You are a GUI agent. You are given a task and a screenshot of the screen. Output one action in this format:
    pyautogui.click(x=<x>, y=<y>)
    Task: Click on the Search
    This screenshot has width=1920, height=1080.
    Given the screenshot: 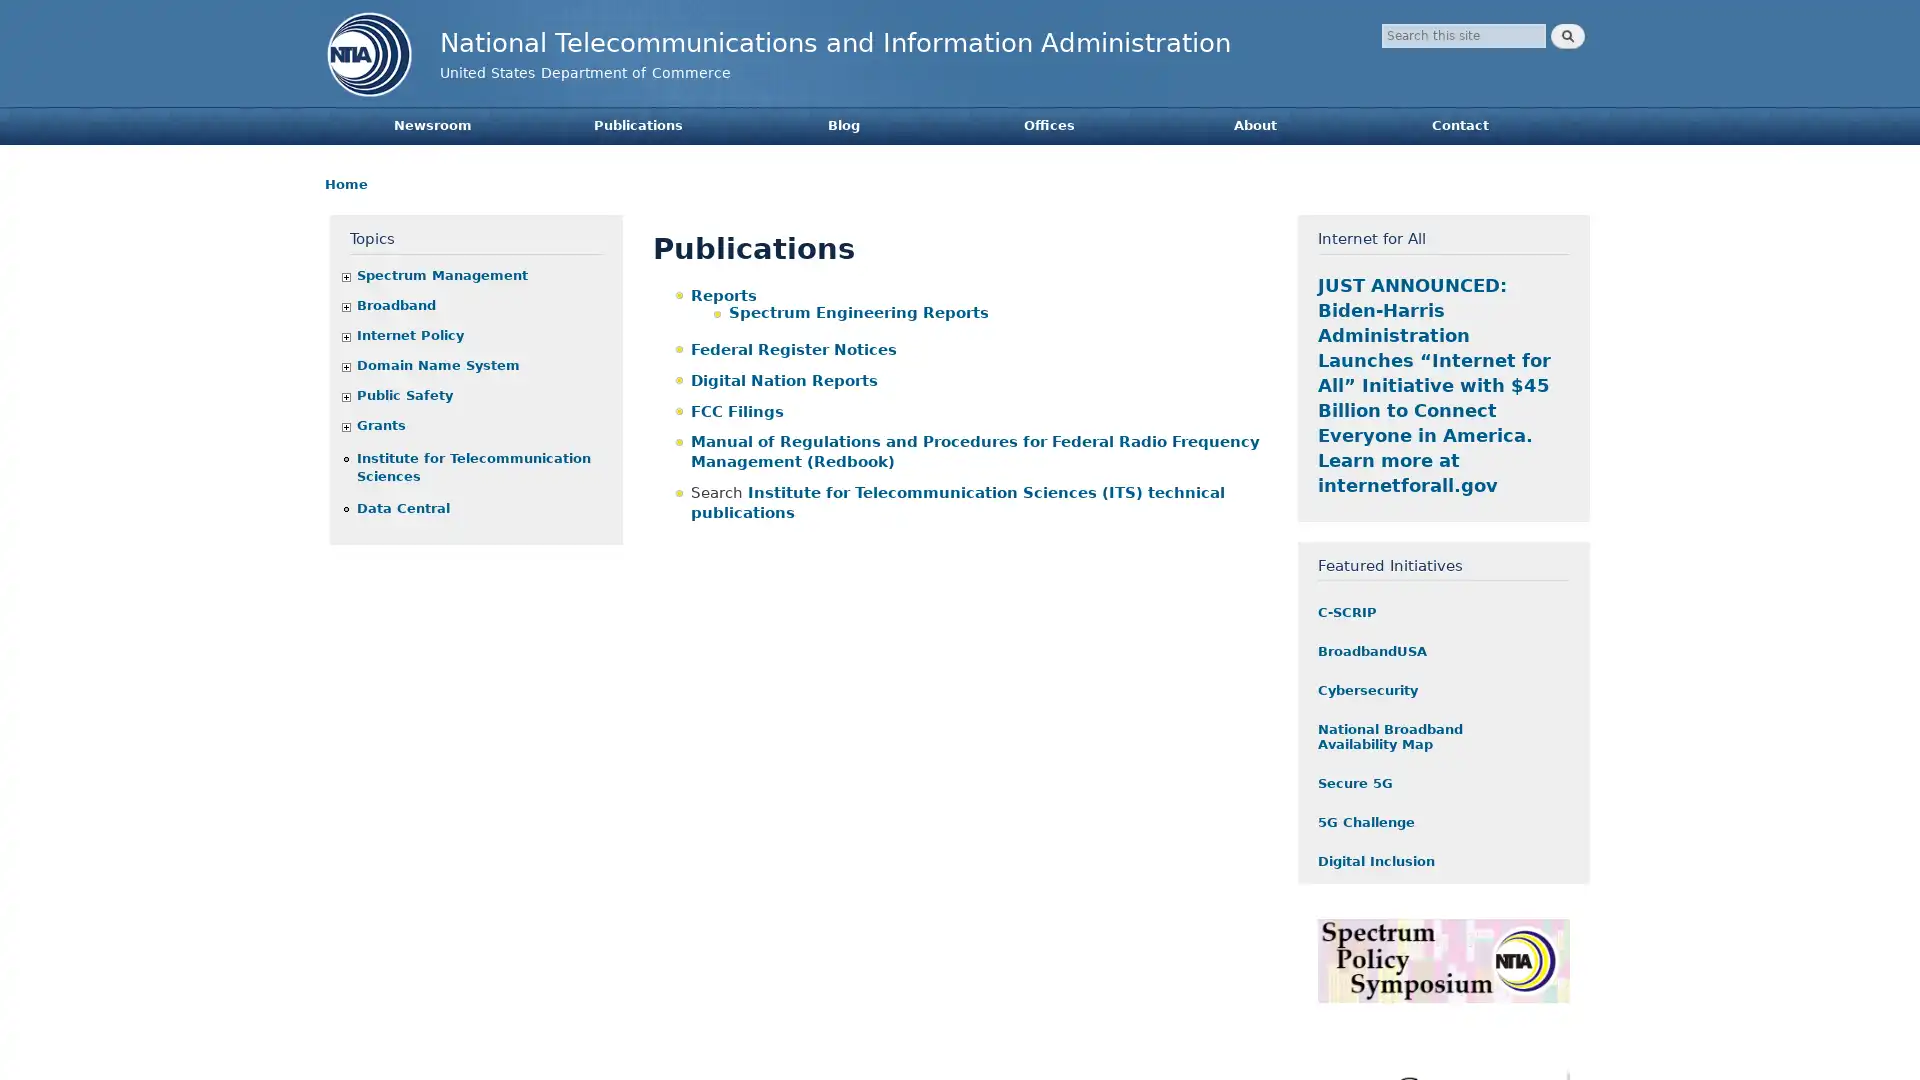 What is the action you would take?
    pyautogui.click(x=1567, y=36)
    